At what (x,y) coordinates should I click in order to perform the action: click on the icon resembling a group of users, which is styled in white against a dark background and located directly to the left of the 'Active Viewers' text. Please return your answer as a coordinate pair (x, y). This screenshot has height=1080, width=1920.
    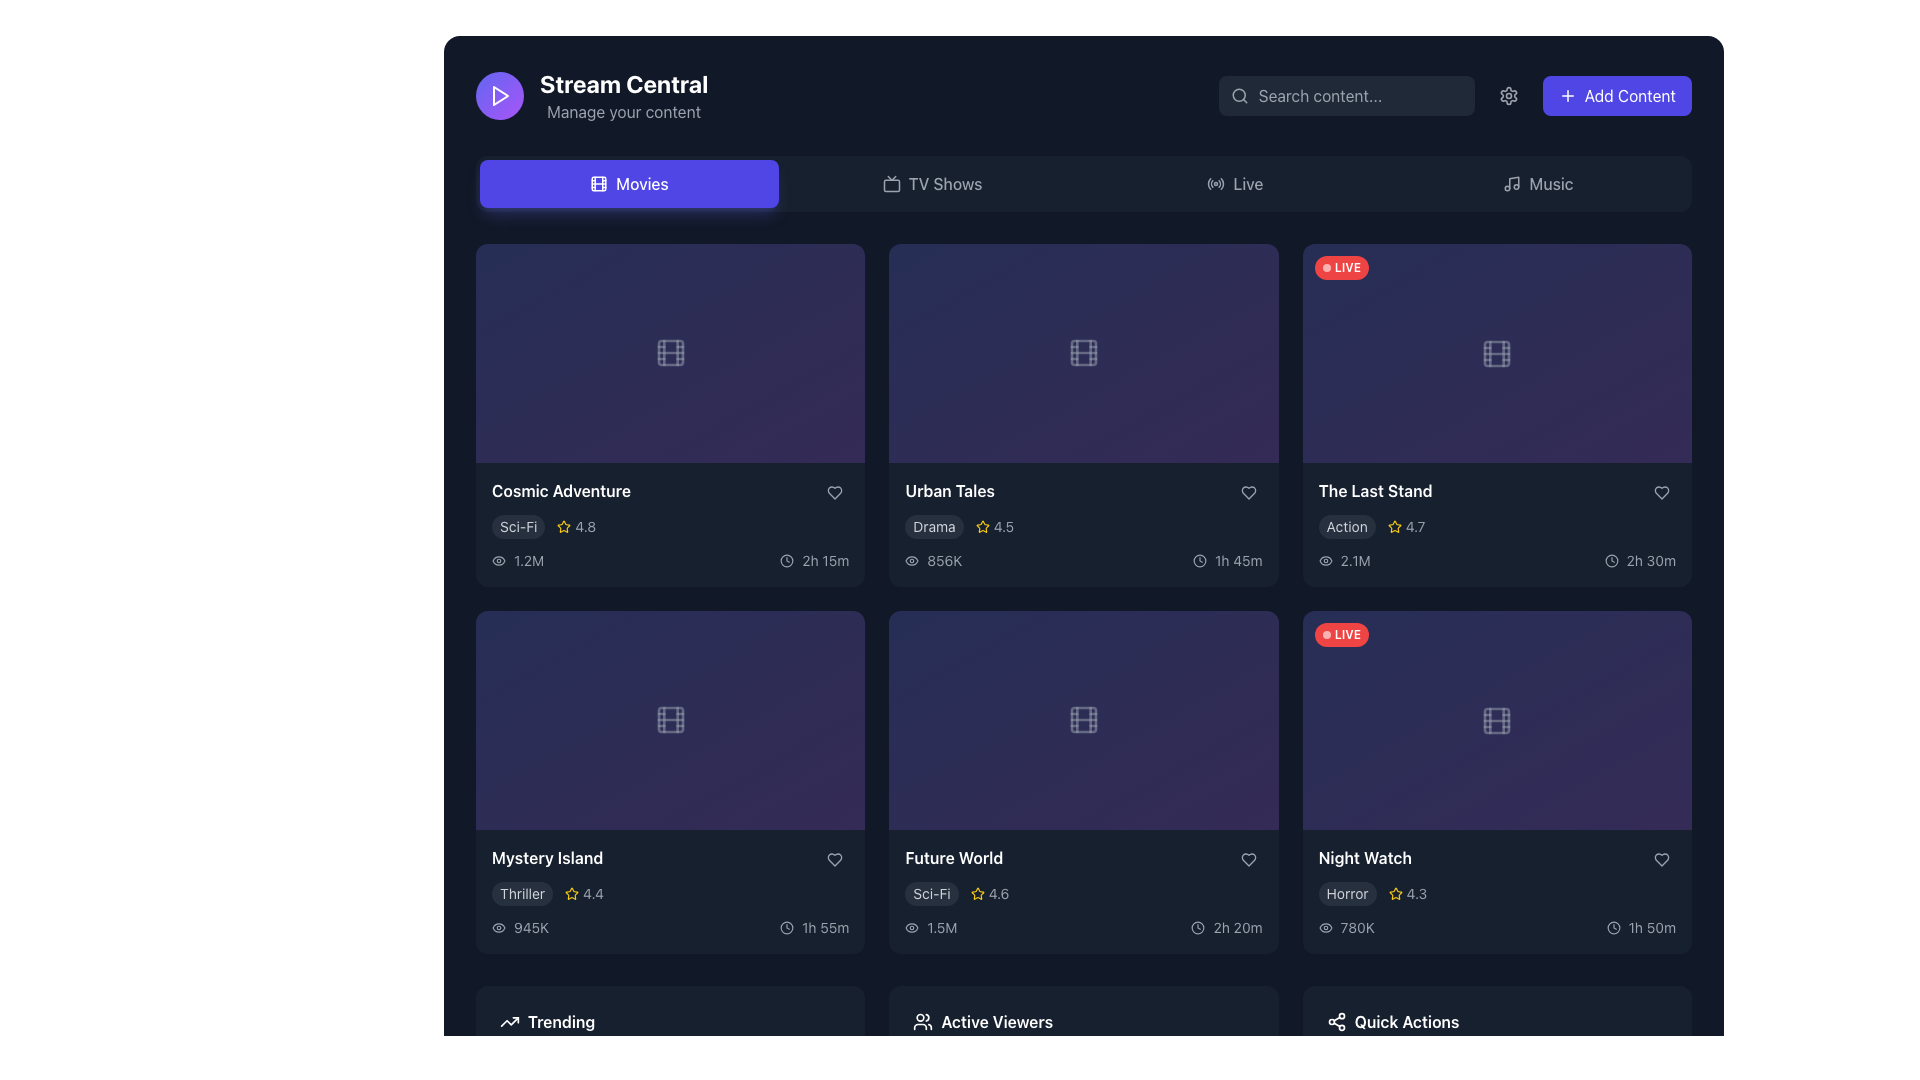
    Looking at the image, I should click on (922, 1022).